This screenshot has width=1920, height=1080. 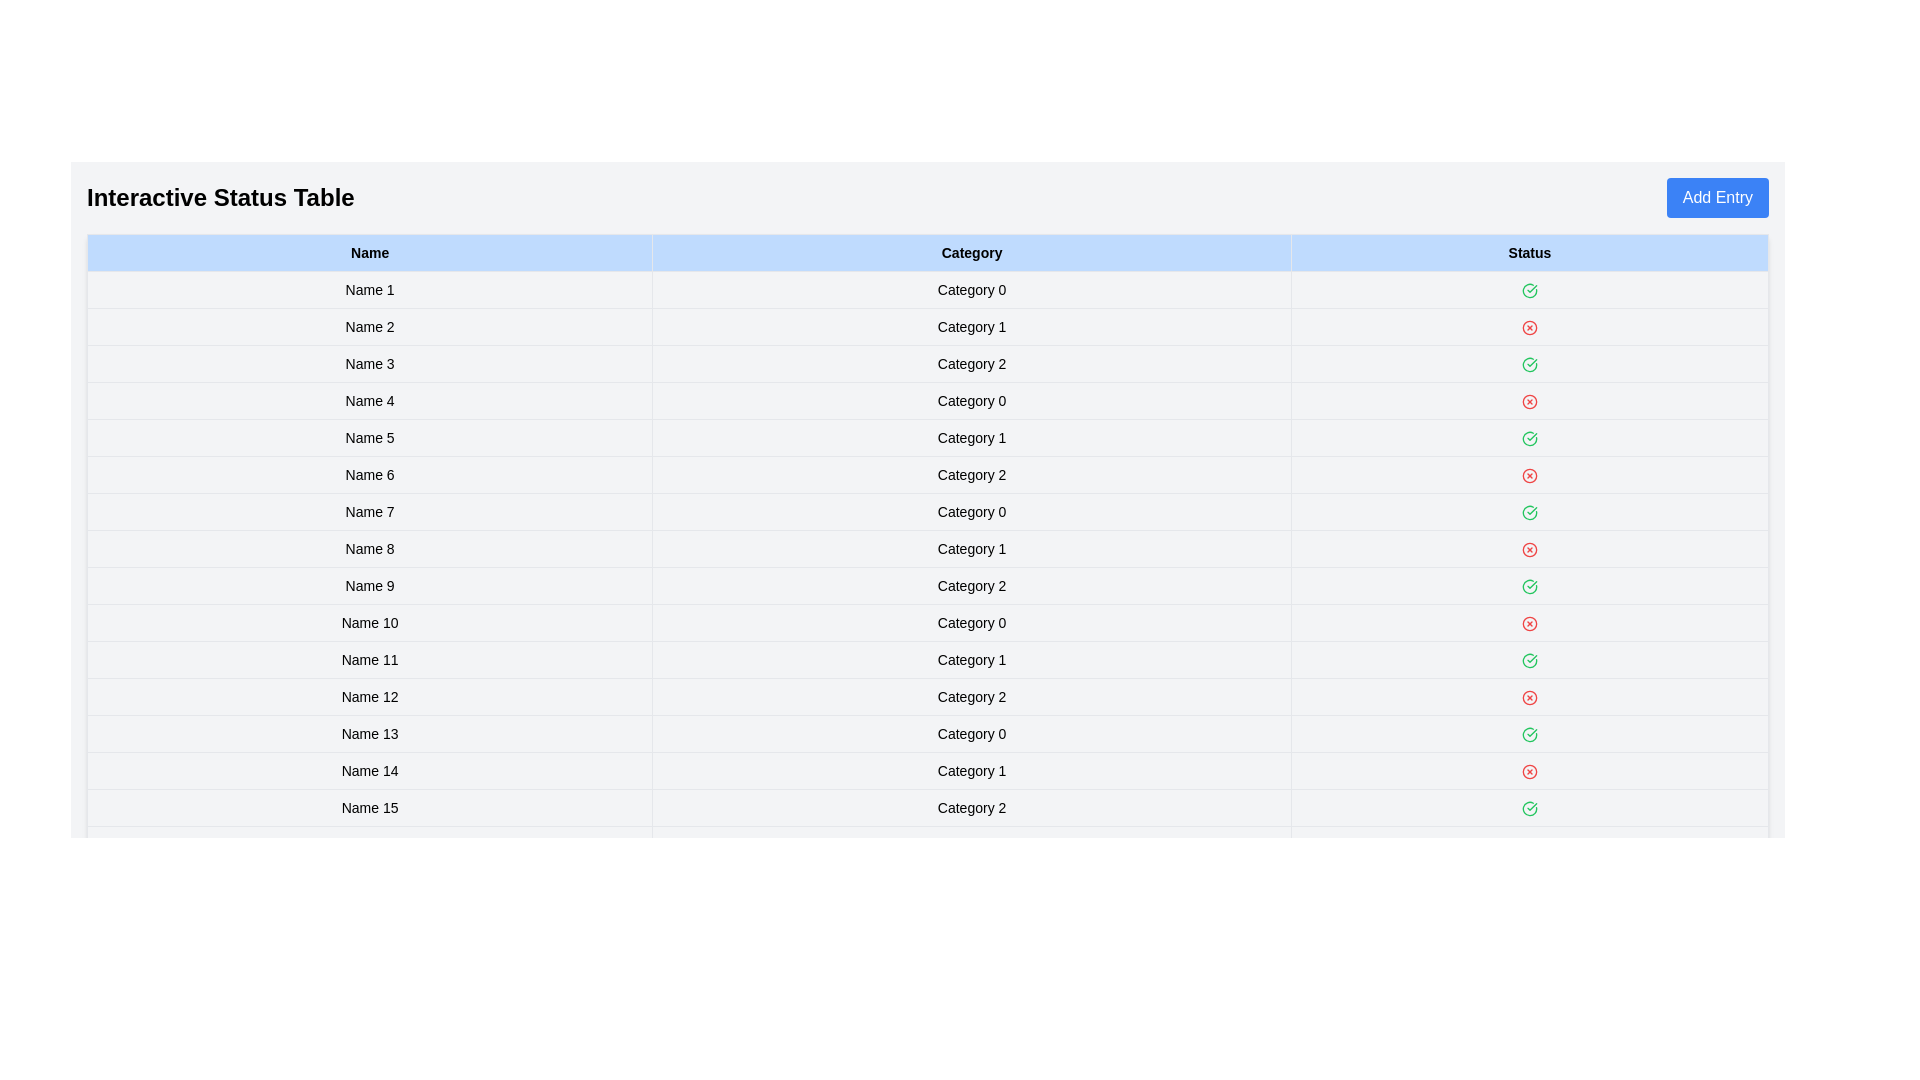 What do you see at coordinates (1716, 197) in the screenshot?
I see `the 'Add Entry' button to initiate the add entry process` at bounding box center [1716, 197].